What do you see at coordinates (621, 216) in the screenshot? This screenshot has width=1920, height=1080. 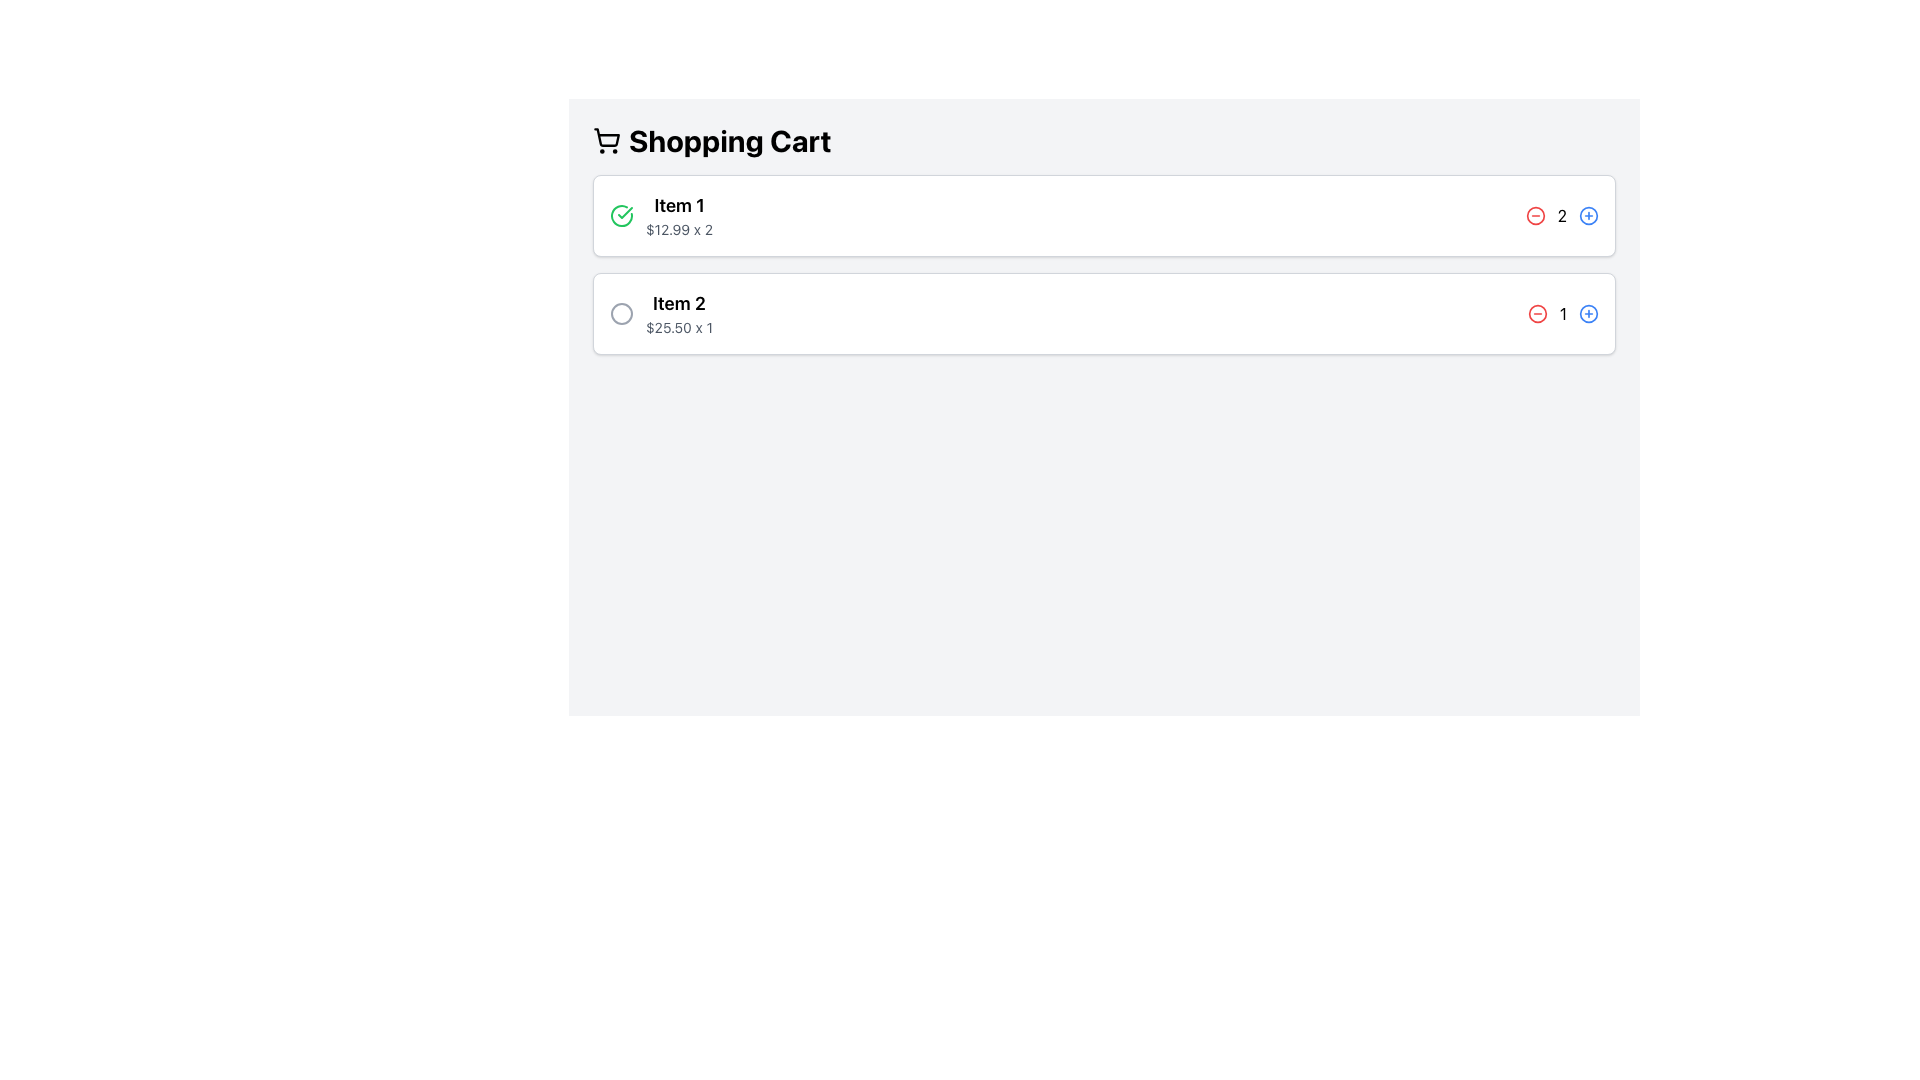 I see `the green circular graphic icon with a checkmark located to the left of the text 'Item 1 $12.99 x 2' in the first list item of the shopping cart` at bounding box center [621, 216].